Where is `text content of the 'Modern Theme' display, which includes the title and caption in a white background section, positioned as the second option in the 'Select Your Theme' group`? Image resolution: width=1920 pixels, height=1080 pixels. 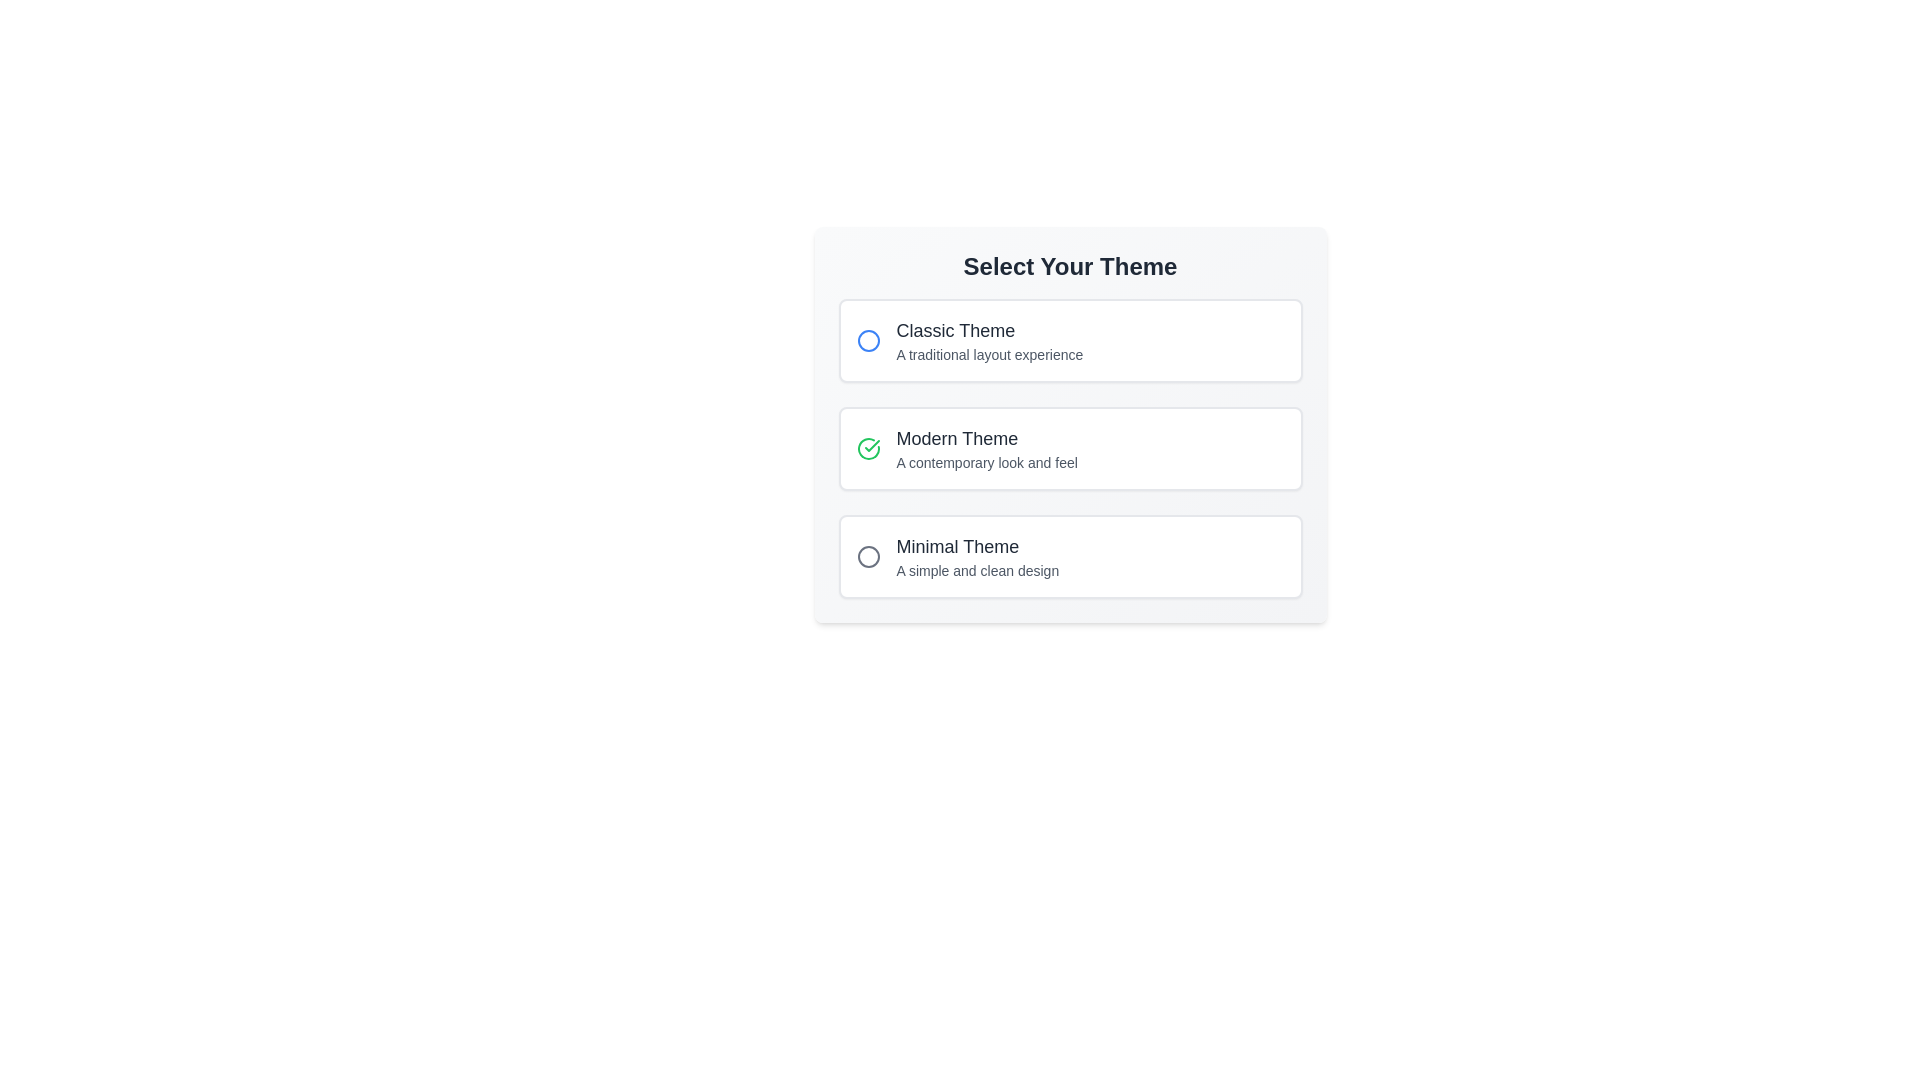
text content of the 'Modern Theme' display, which includes the title and caption in a white background section, positioned as the second option in the 'Select Your Theme' group is located at coordinates (987, 447).